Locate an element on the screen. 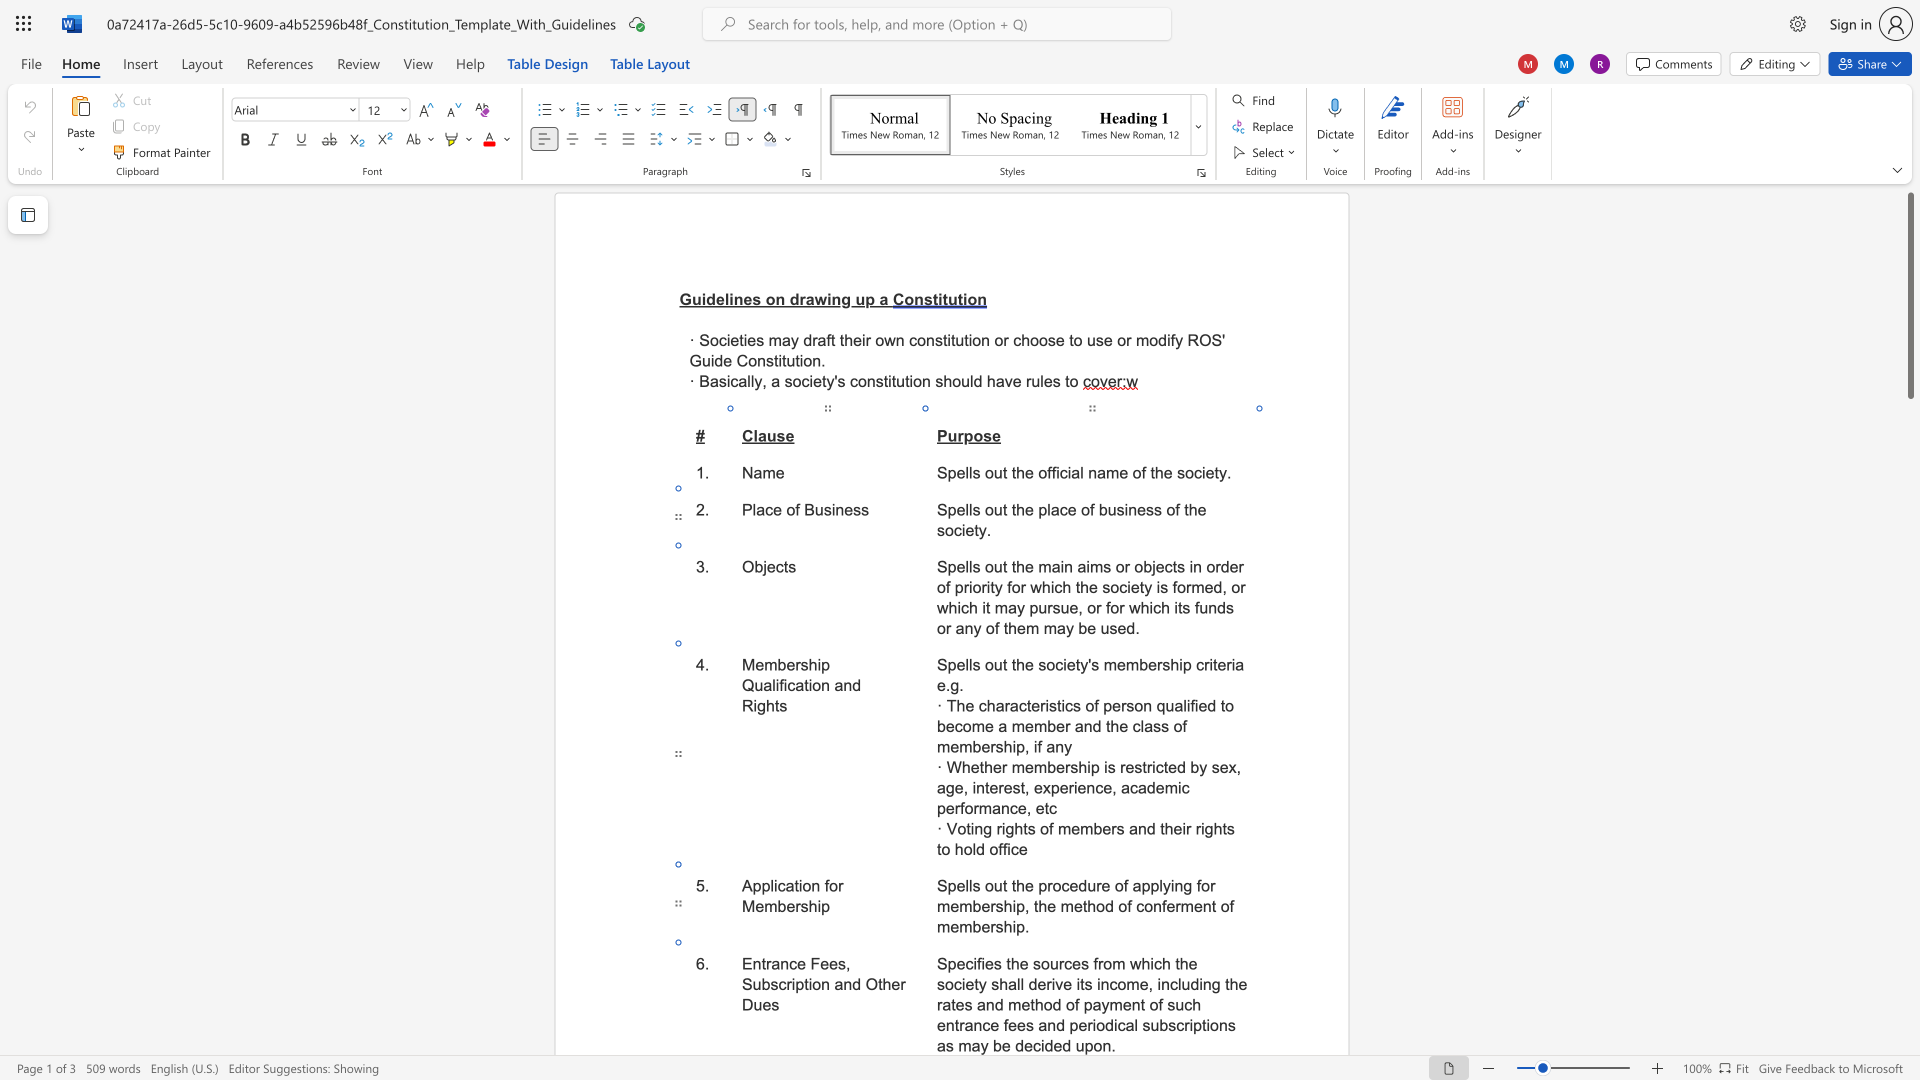 The width and height of the screenshot is (1920, 1080). the space between the continuous character "h" and "a" in the text is located at coordinates (1008, 983).